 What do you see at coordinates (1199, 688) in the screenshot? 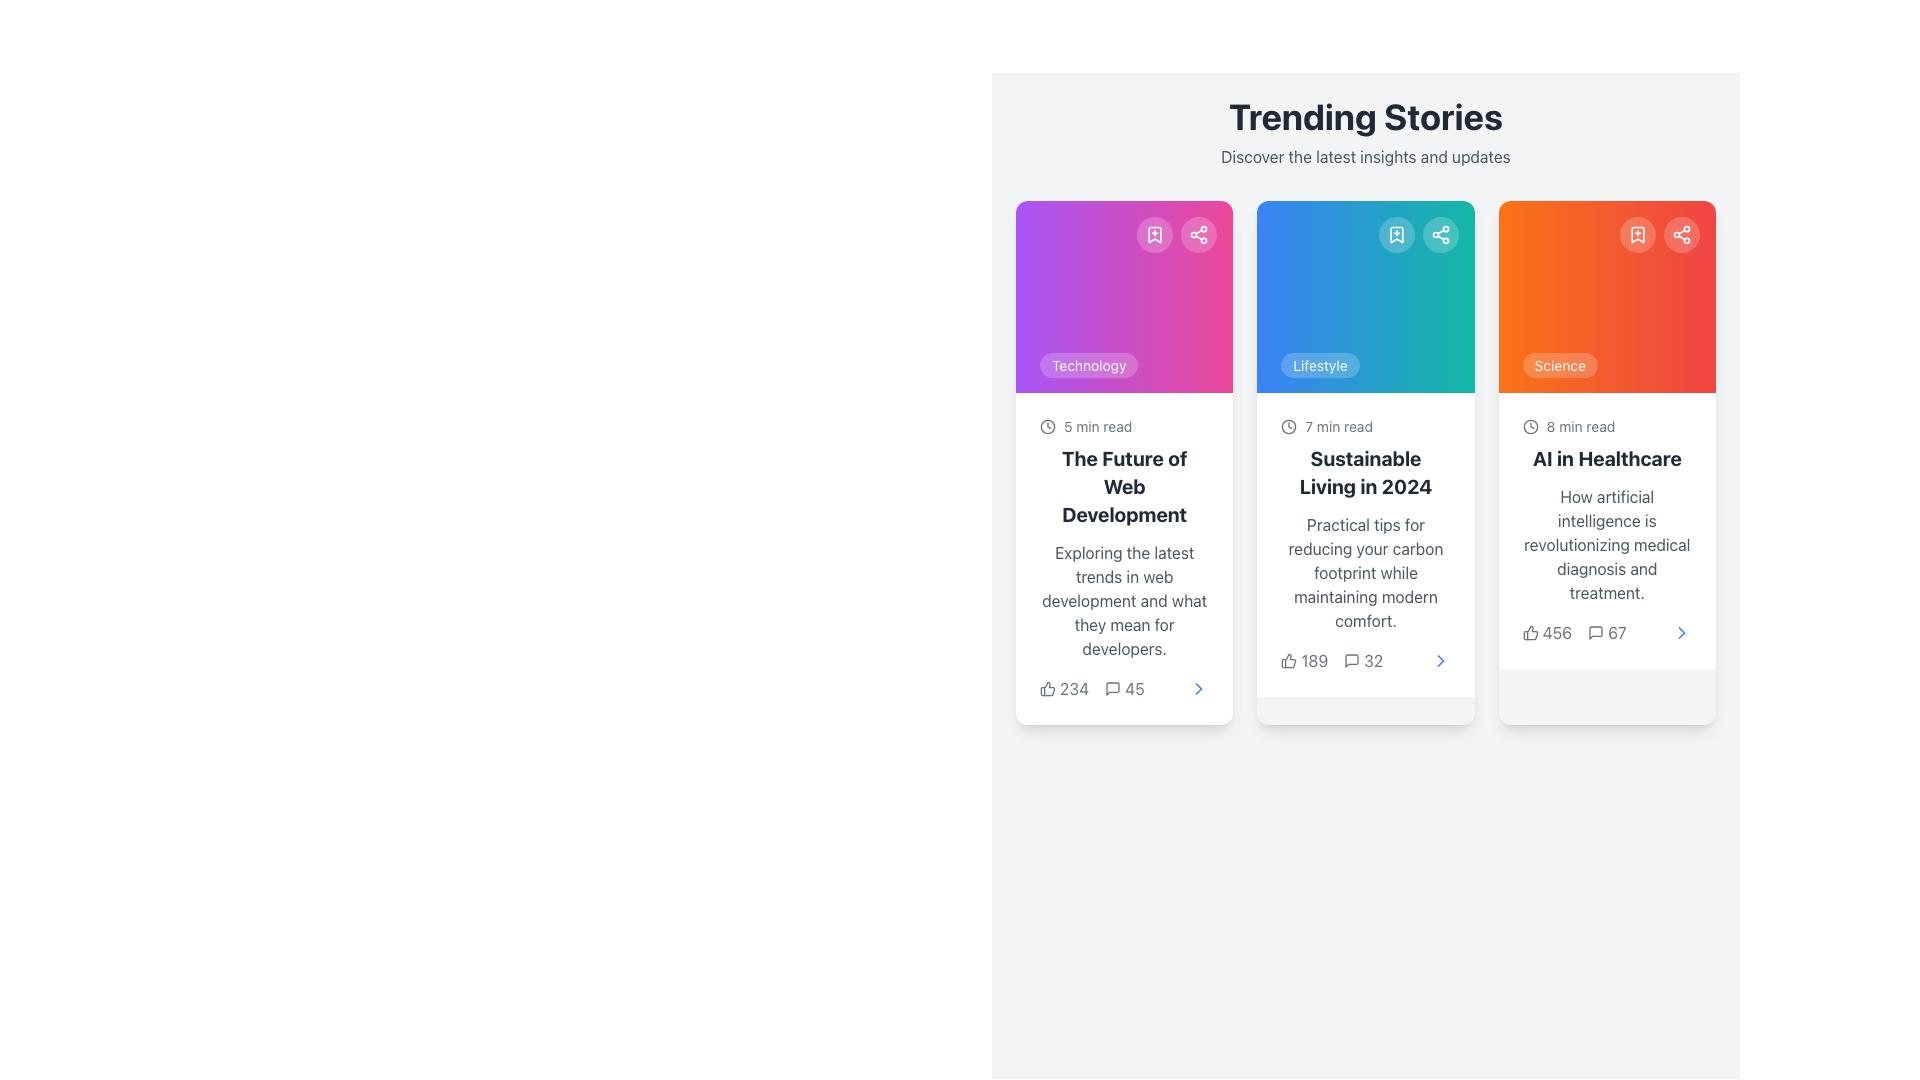
I see `the right-facing blue chevron icon located at the bottom-right corner of the card labeled 'The Future of Web Development'` at bounding box center [1199, 688].